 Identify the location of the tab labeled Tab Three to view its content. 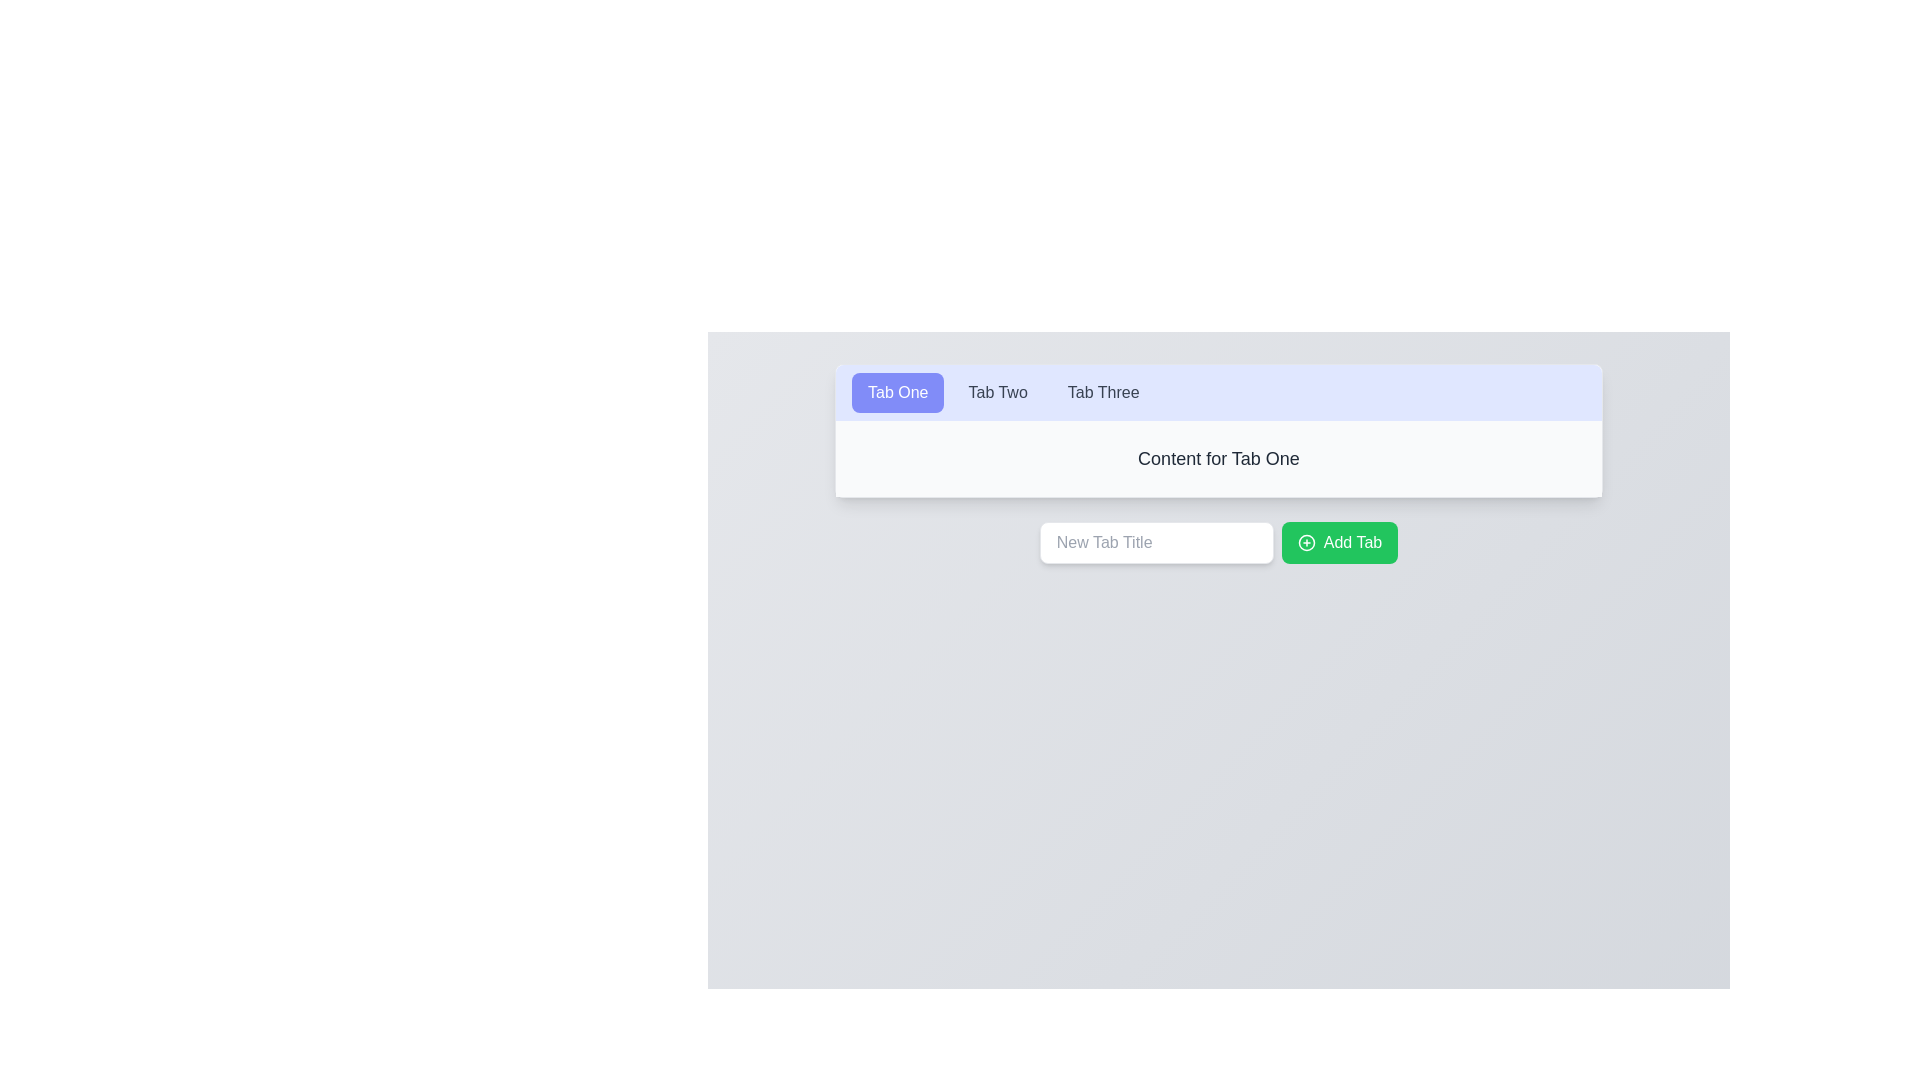
(1103, 393).